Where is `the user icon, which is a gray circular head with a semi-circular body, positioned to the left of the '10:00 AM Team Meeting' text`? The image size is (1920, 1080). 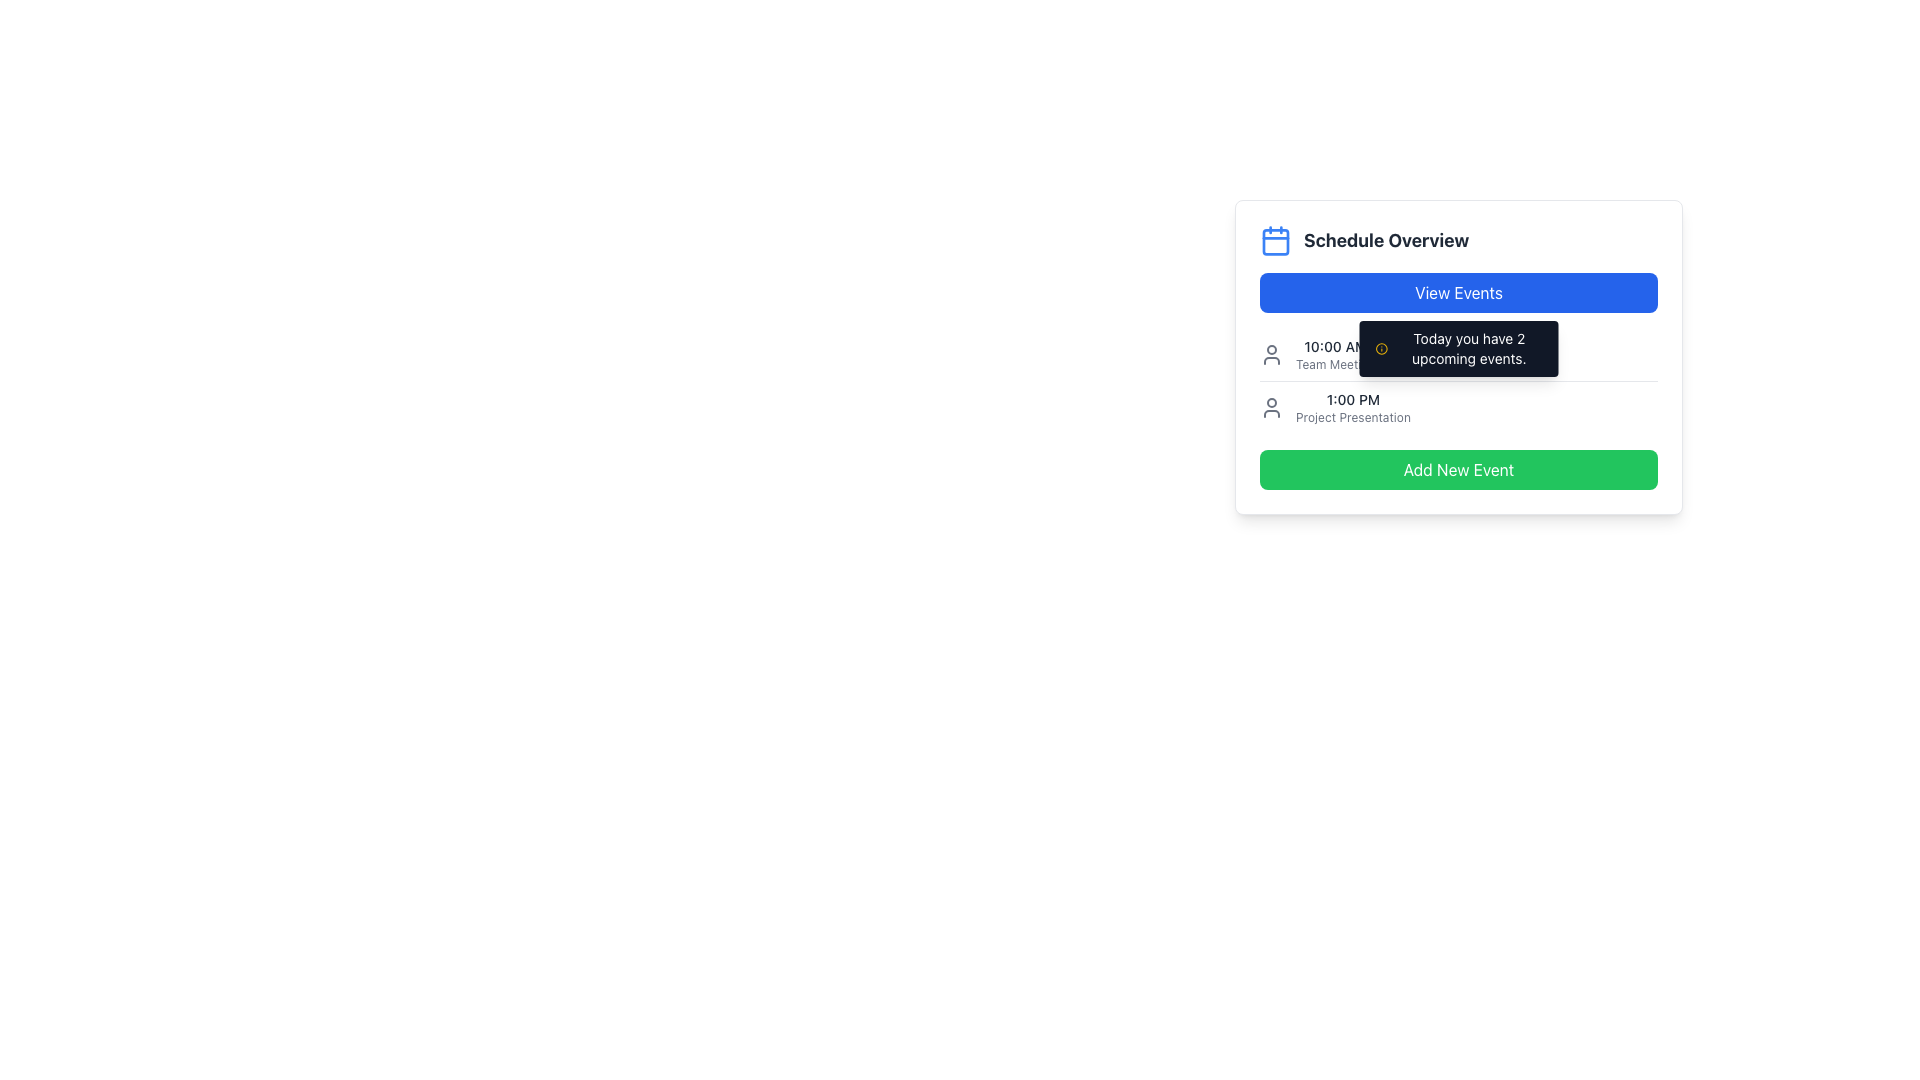
the user icon, which is a gray circular head with a semi-circular body, positioned to the left of the '10:00 AM Team Meeting' text is located at coordinates (1271, 353).